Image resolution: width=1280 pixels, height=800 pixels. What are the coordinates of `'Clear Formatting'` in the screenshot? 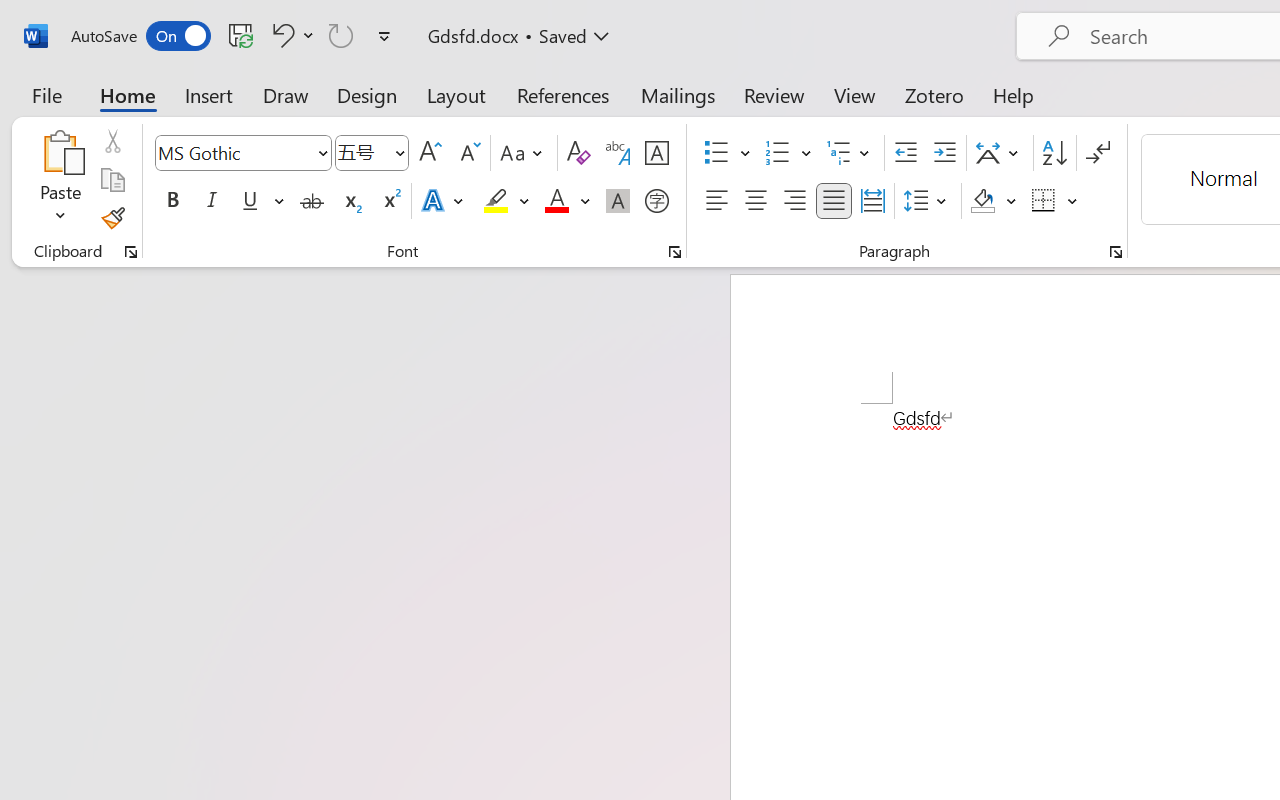 It's located at (577, 153).